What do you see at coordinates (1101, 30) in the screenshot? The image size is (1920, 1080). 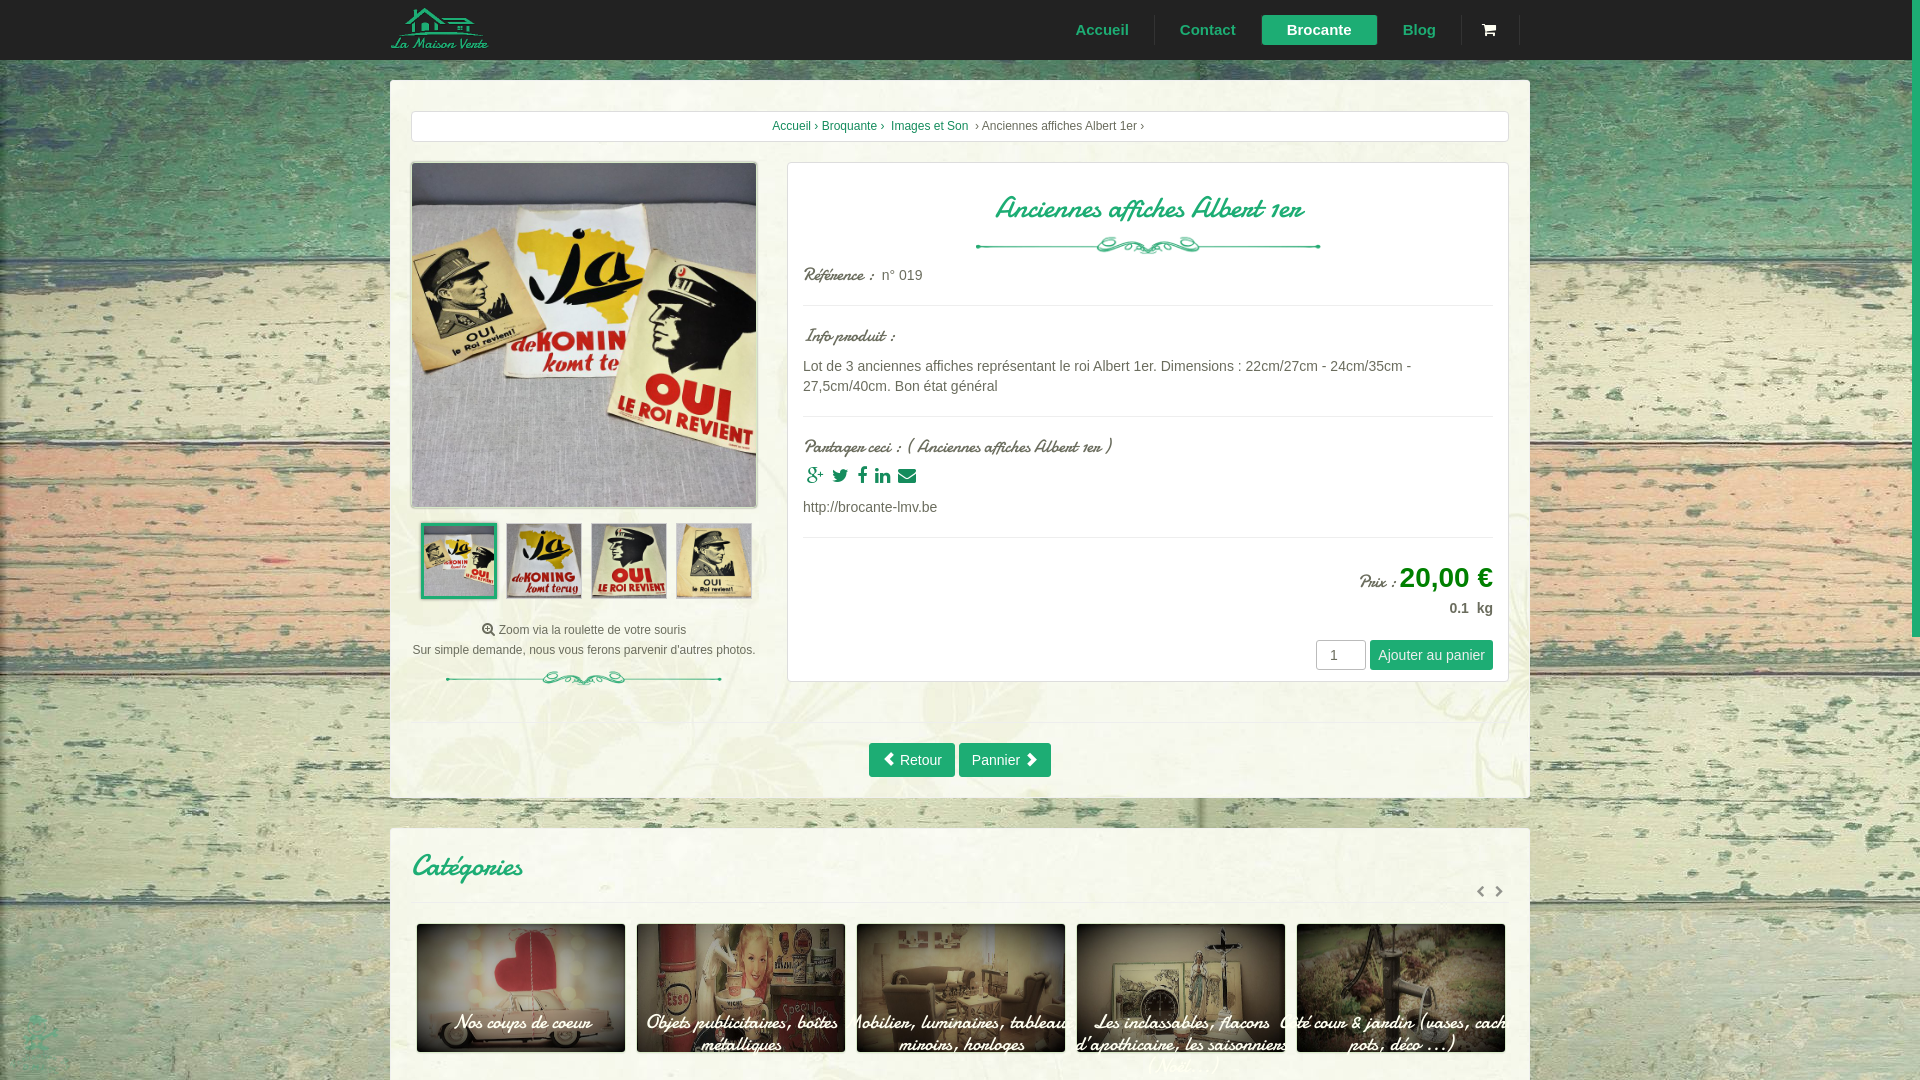 I see `'Accueil'` at bounding box center [1101, 30].